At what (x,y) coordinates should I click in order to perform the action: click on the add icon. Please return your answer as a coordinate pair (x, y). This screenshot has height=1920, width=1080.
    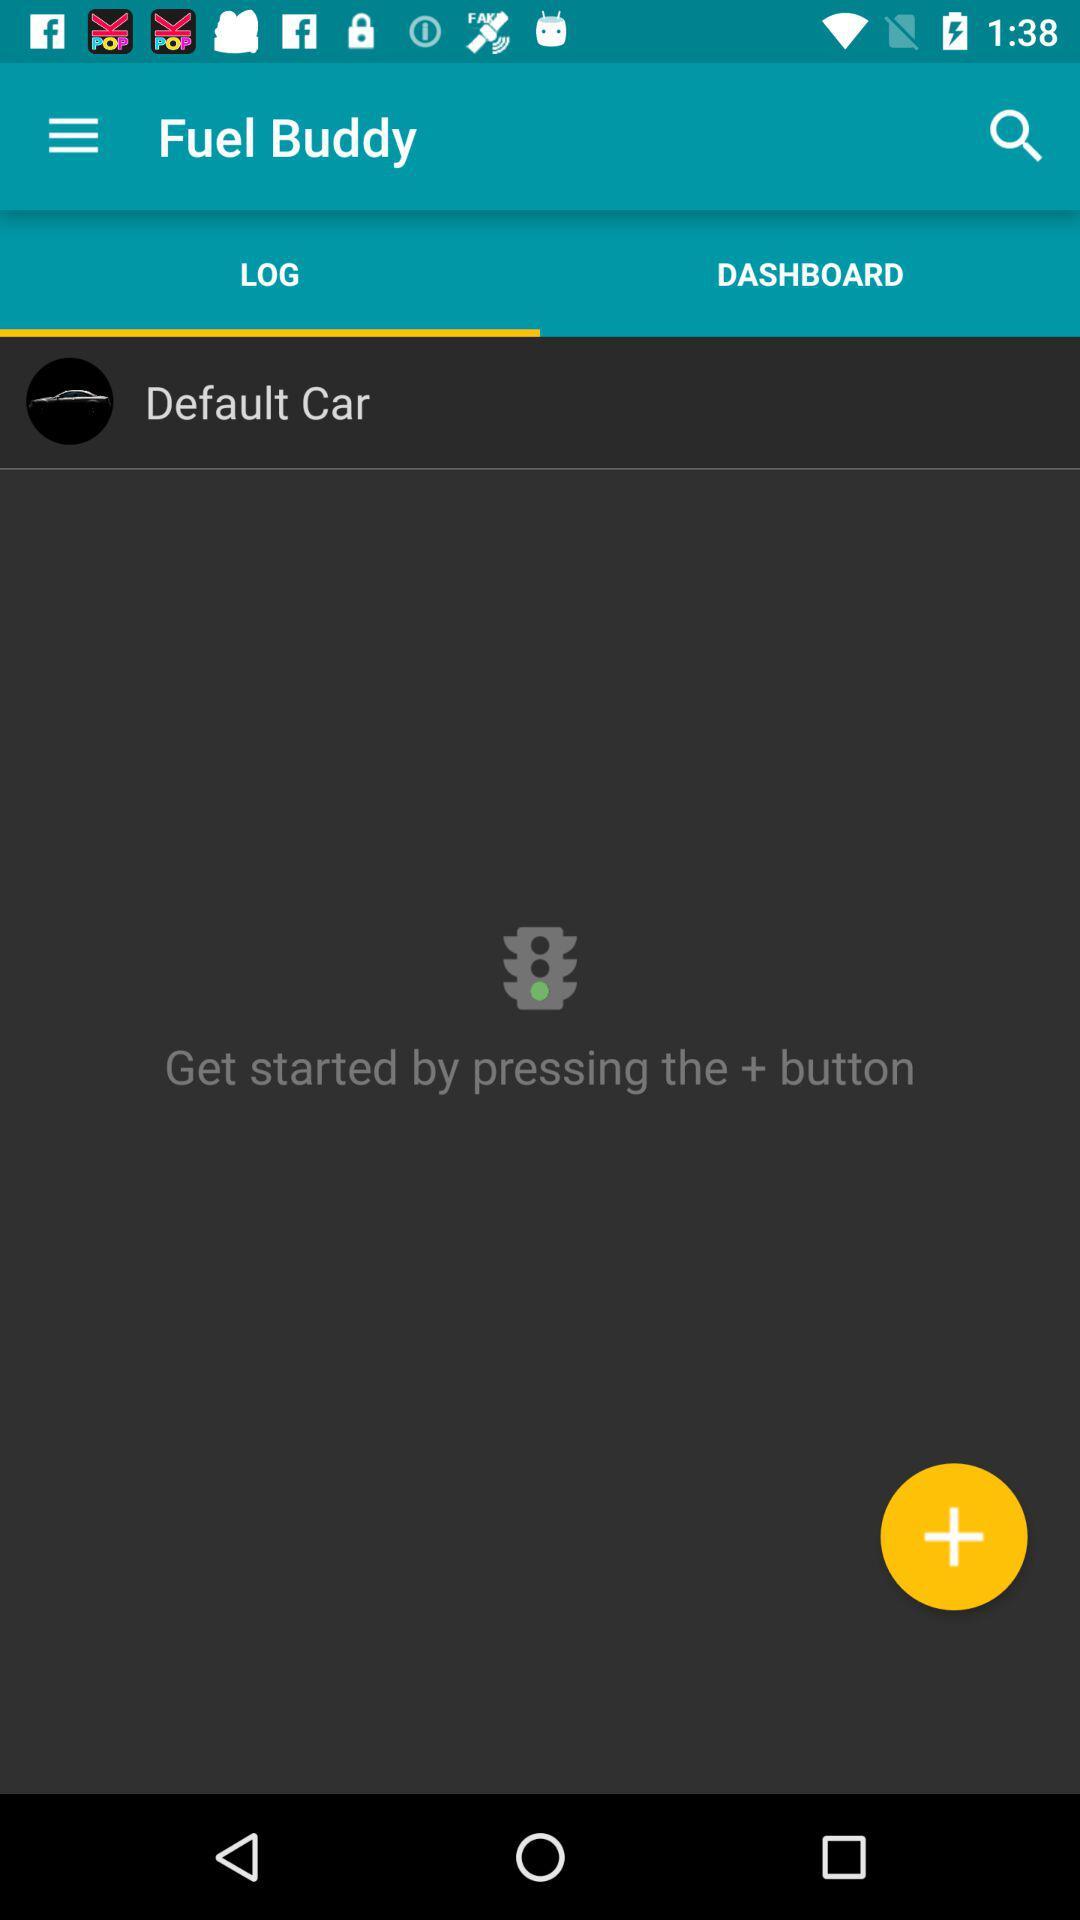
    Looking at the image, I should click on (952, 1535).